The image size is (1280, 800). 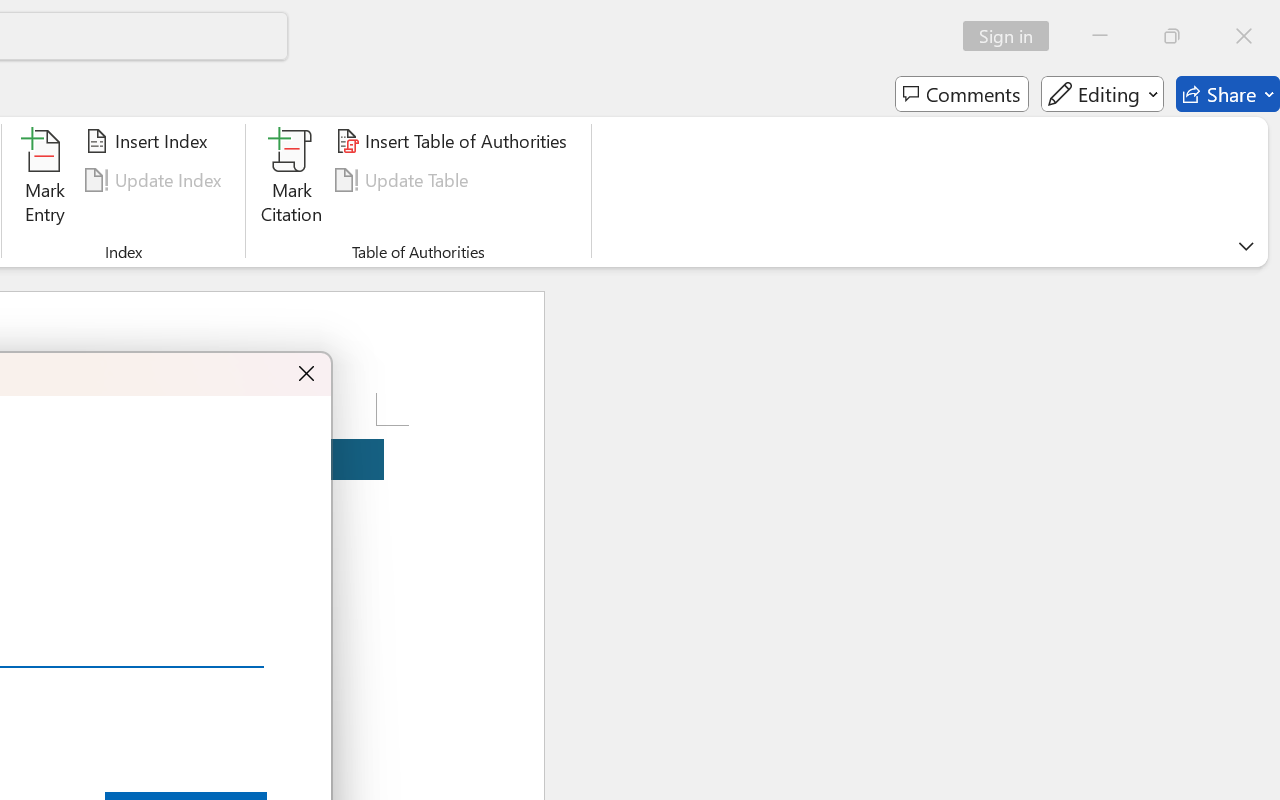 What do you see at coordinates (148, 141) in the screenshot?
I see `'Insert Index...'` at bounding box center [148, 141].